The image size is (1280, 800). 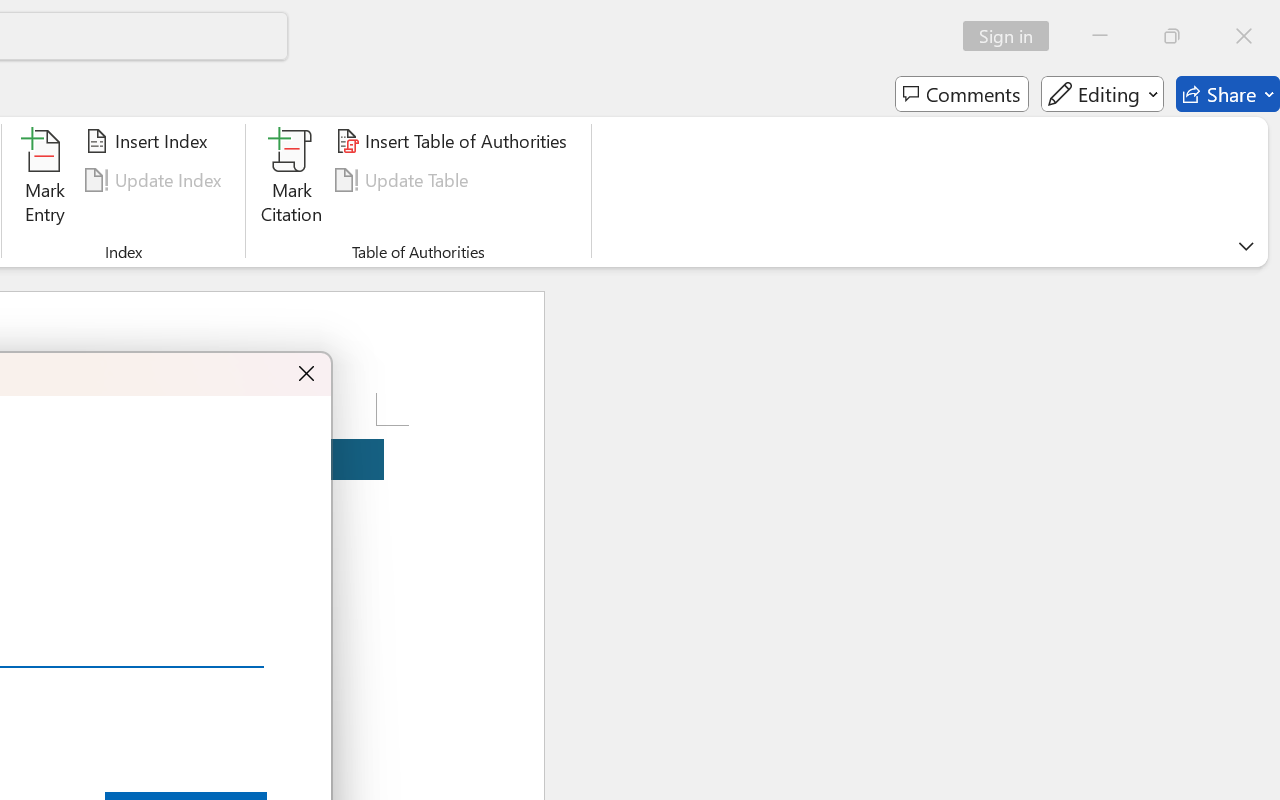 What do you see at coordinates (148, 141) in the screenshot?
I see `'Insert Index...'` at bounding box center [148, 141].